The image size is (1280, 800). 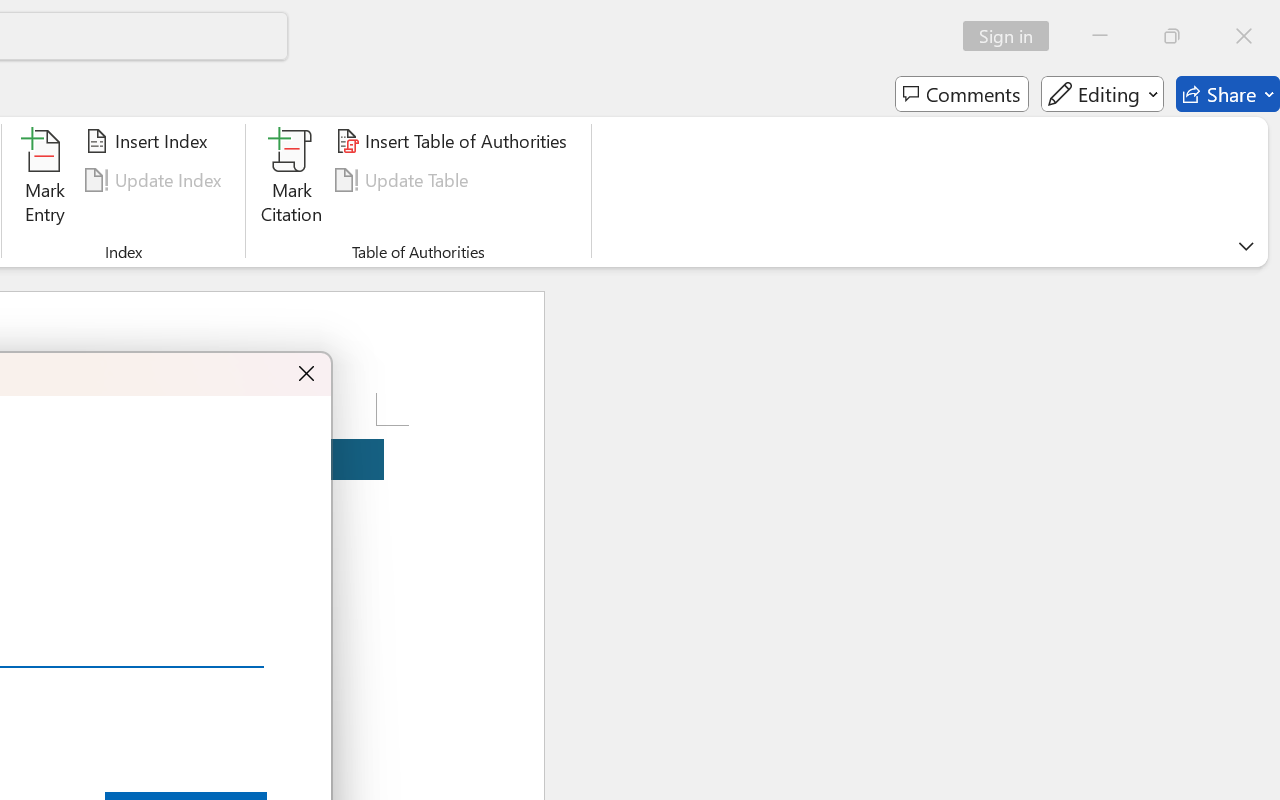 What do you see at coordinates (148, 141) in the screenshot?
I see `'Insert Index...'` at bounding box center [148, 141].